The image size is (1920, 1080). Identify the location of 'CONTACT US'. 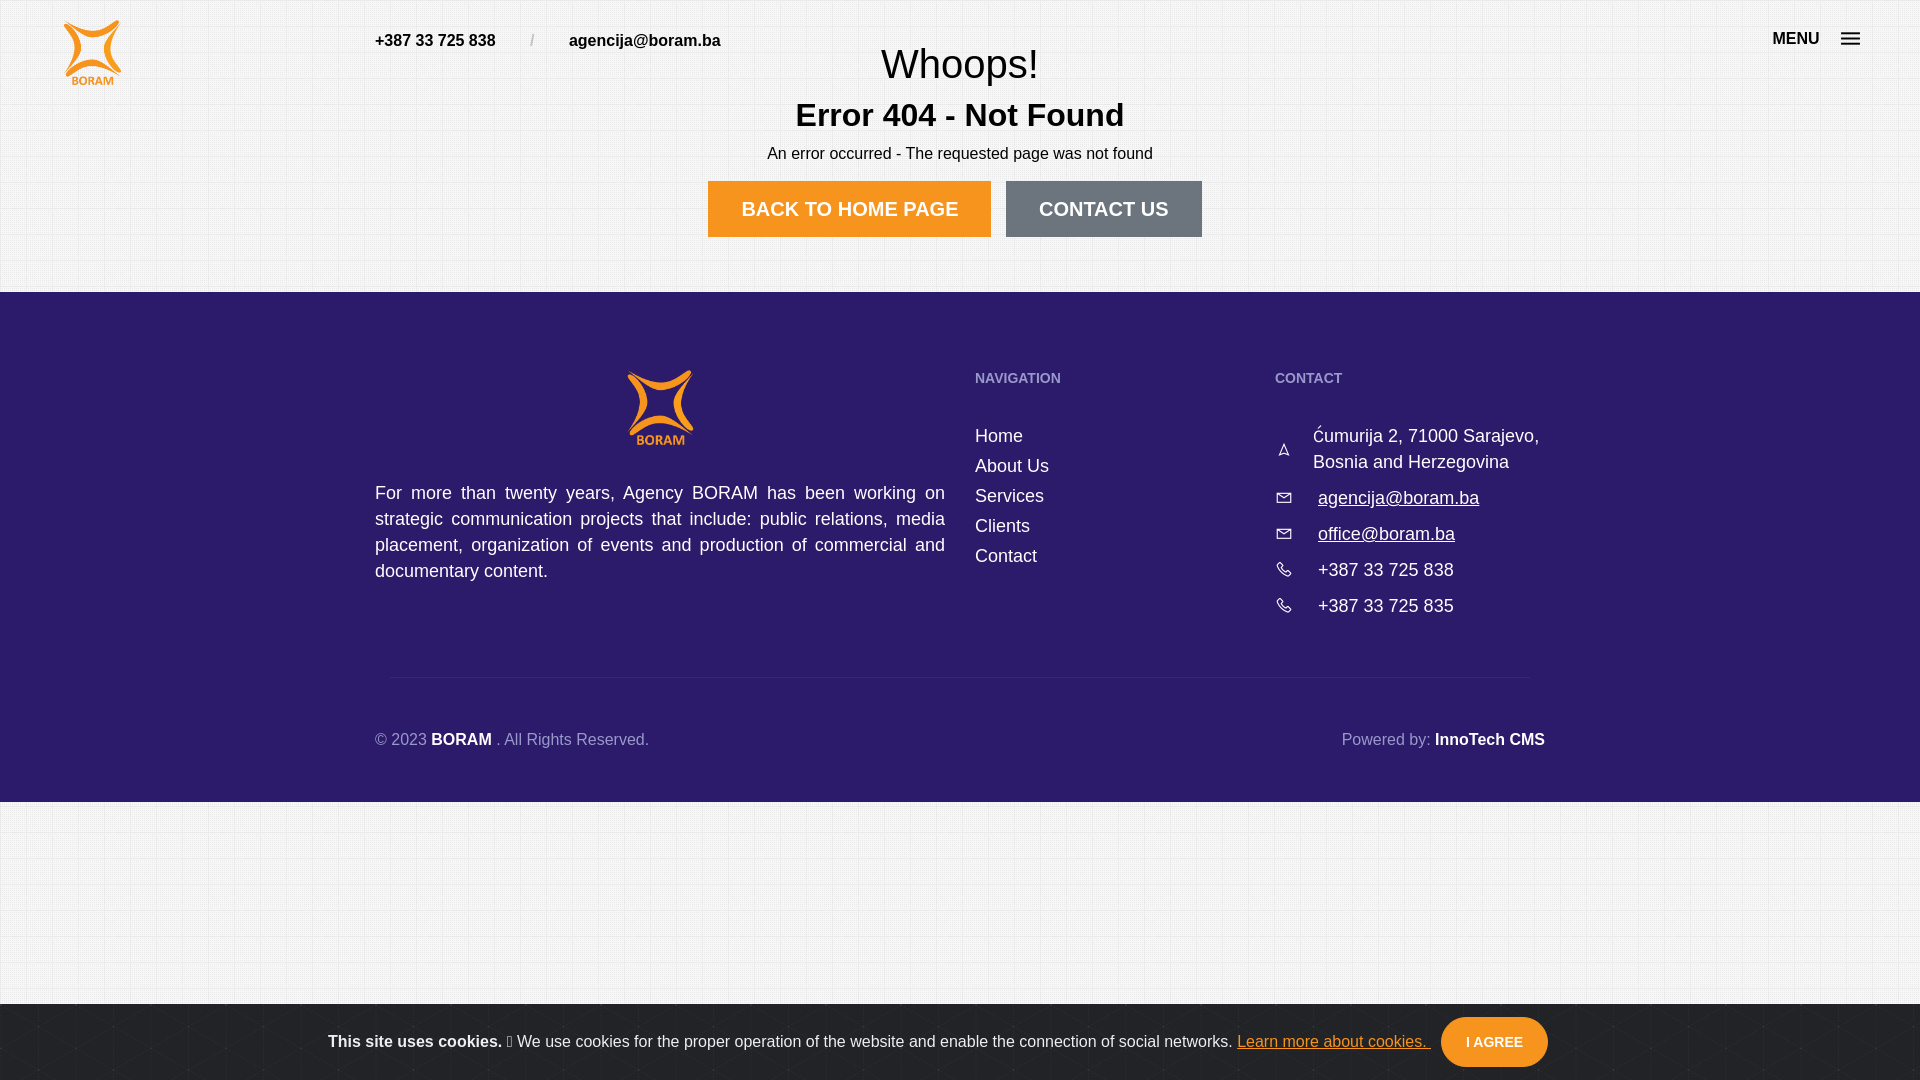
(1103, 208).